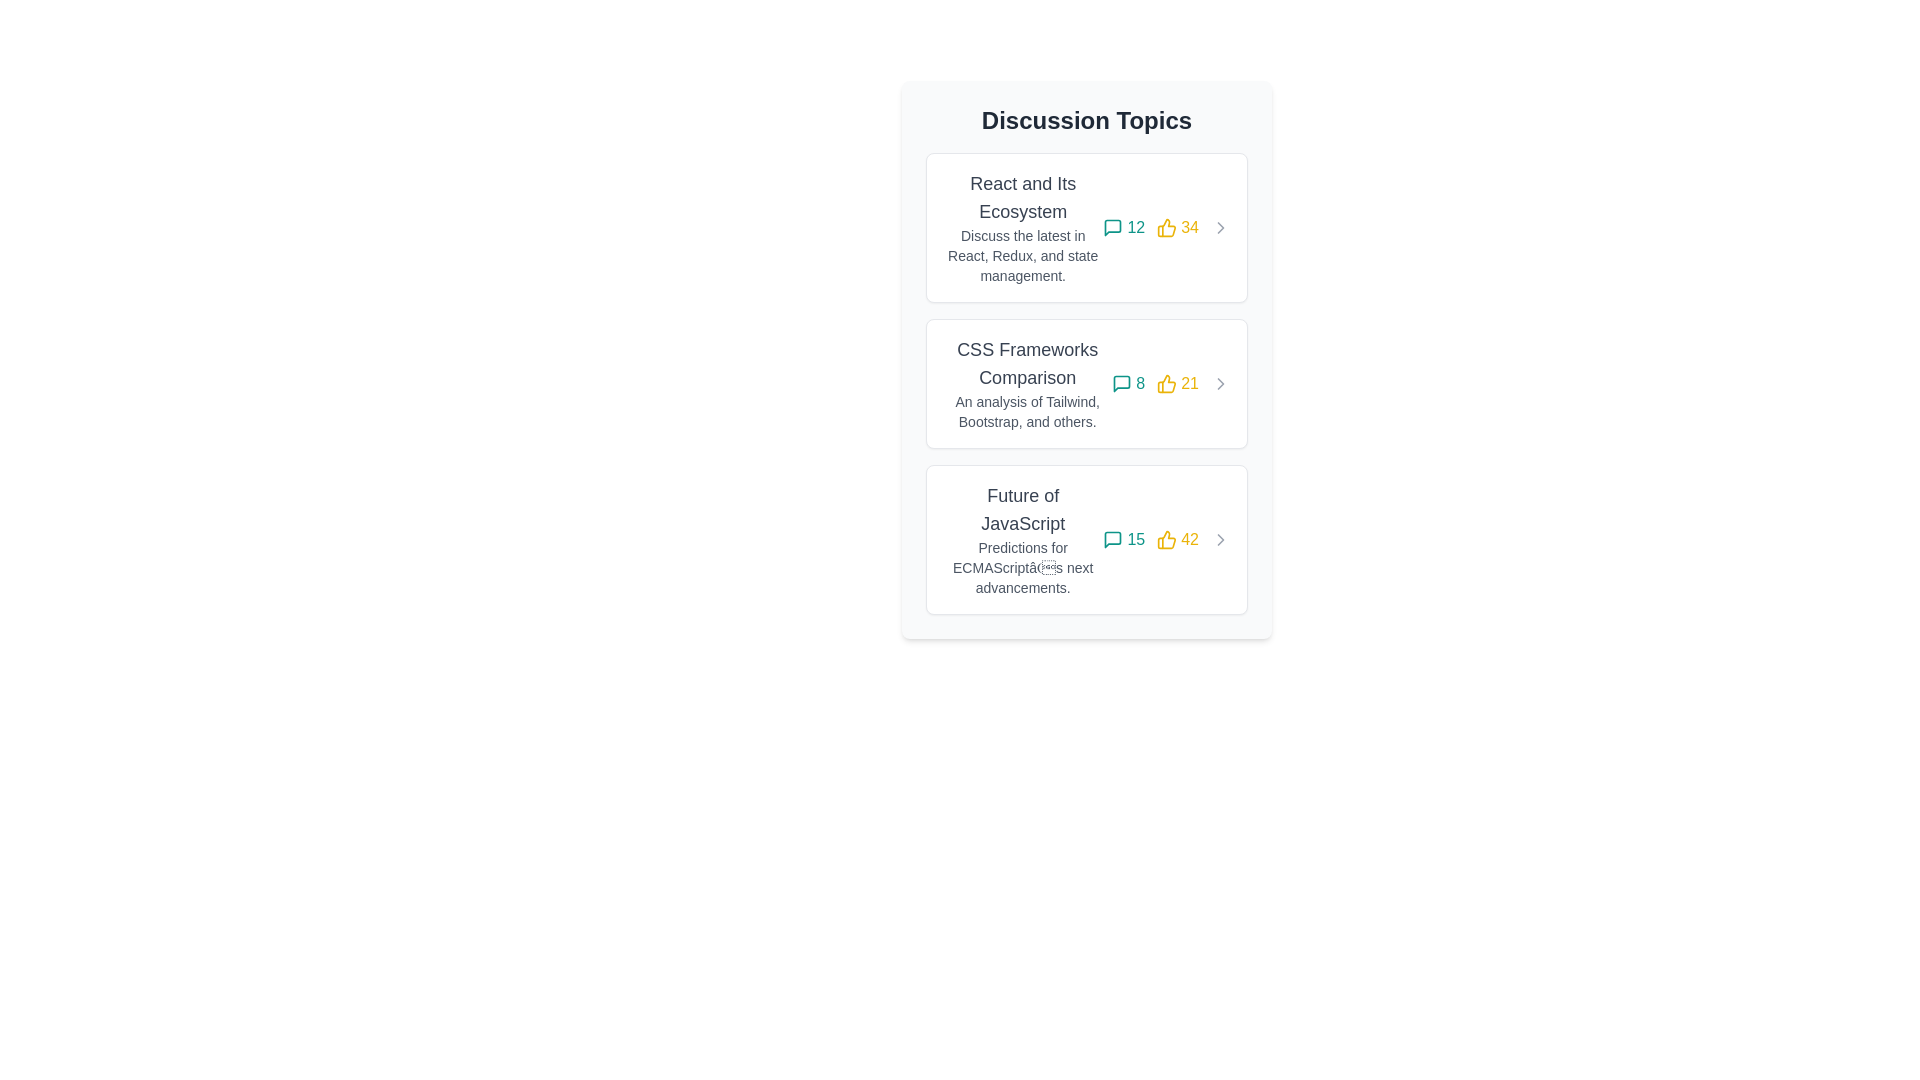  Describe the element at coordinates (1112, 540) in the screenshot. I see `Message/Chat Bubble icon located in the top-right corner of the 'Future of JavaScript' card, which indicates the number of comments or messages (15)` at that location.